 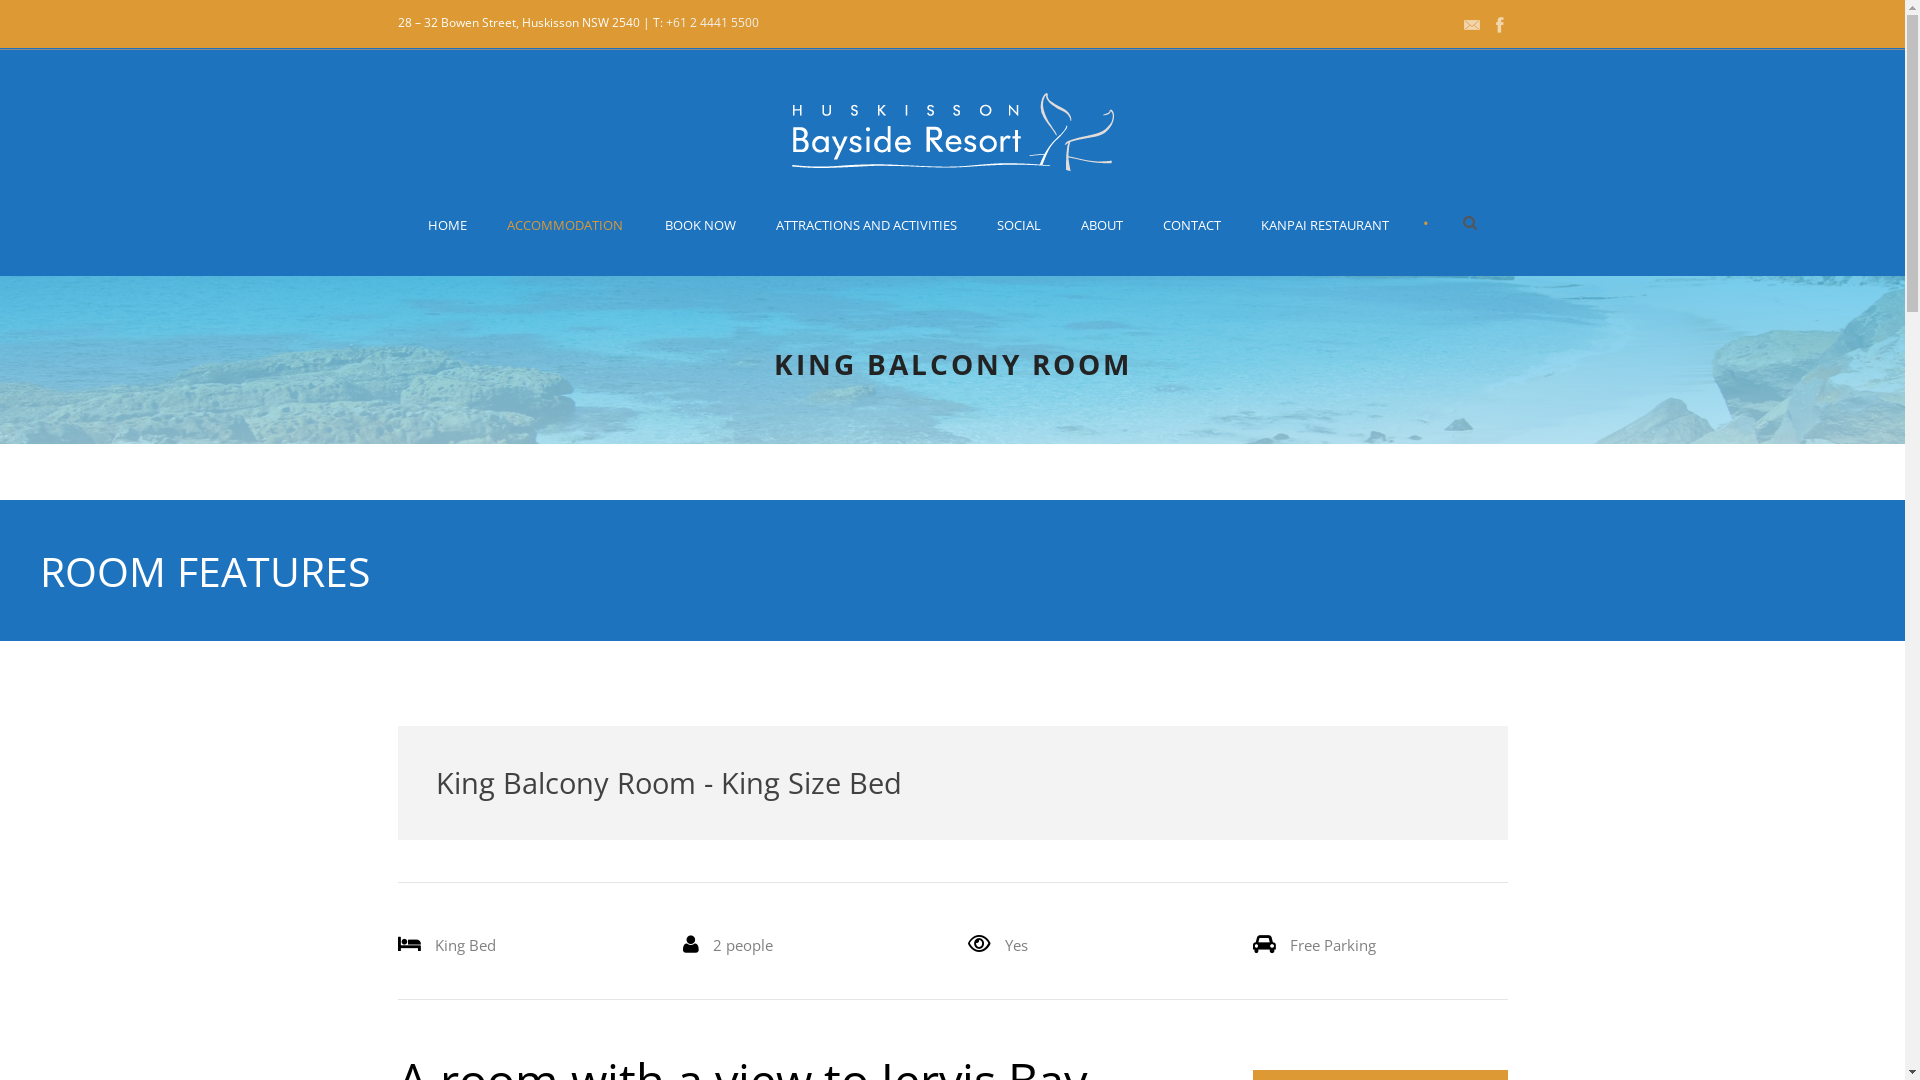 I want to click on 'BOOK NOW', so click(x=700, y=244).